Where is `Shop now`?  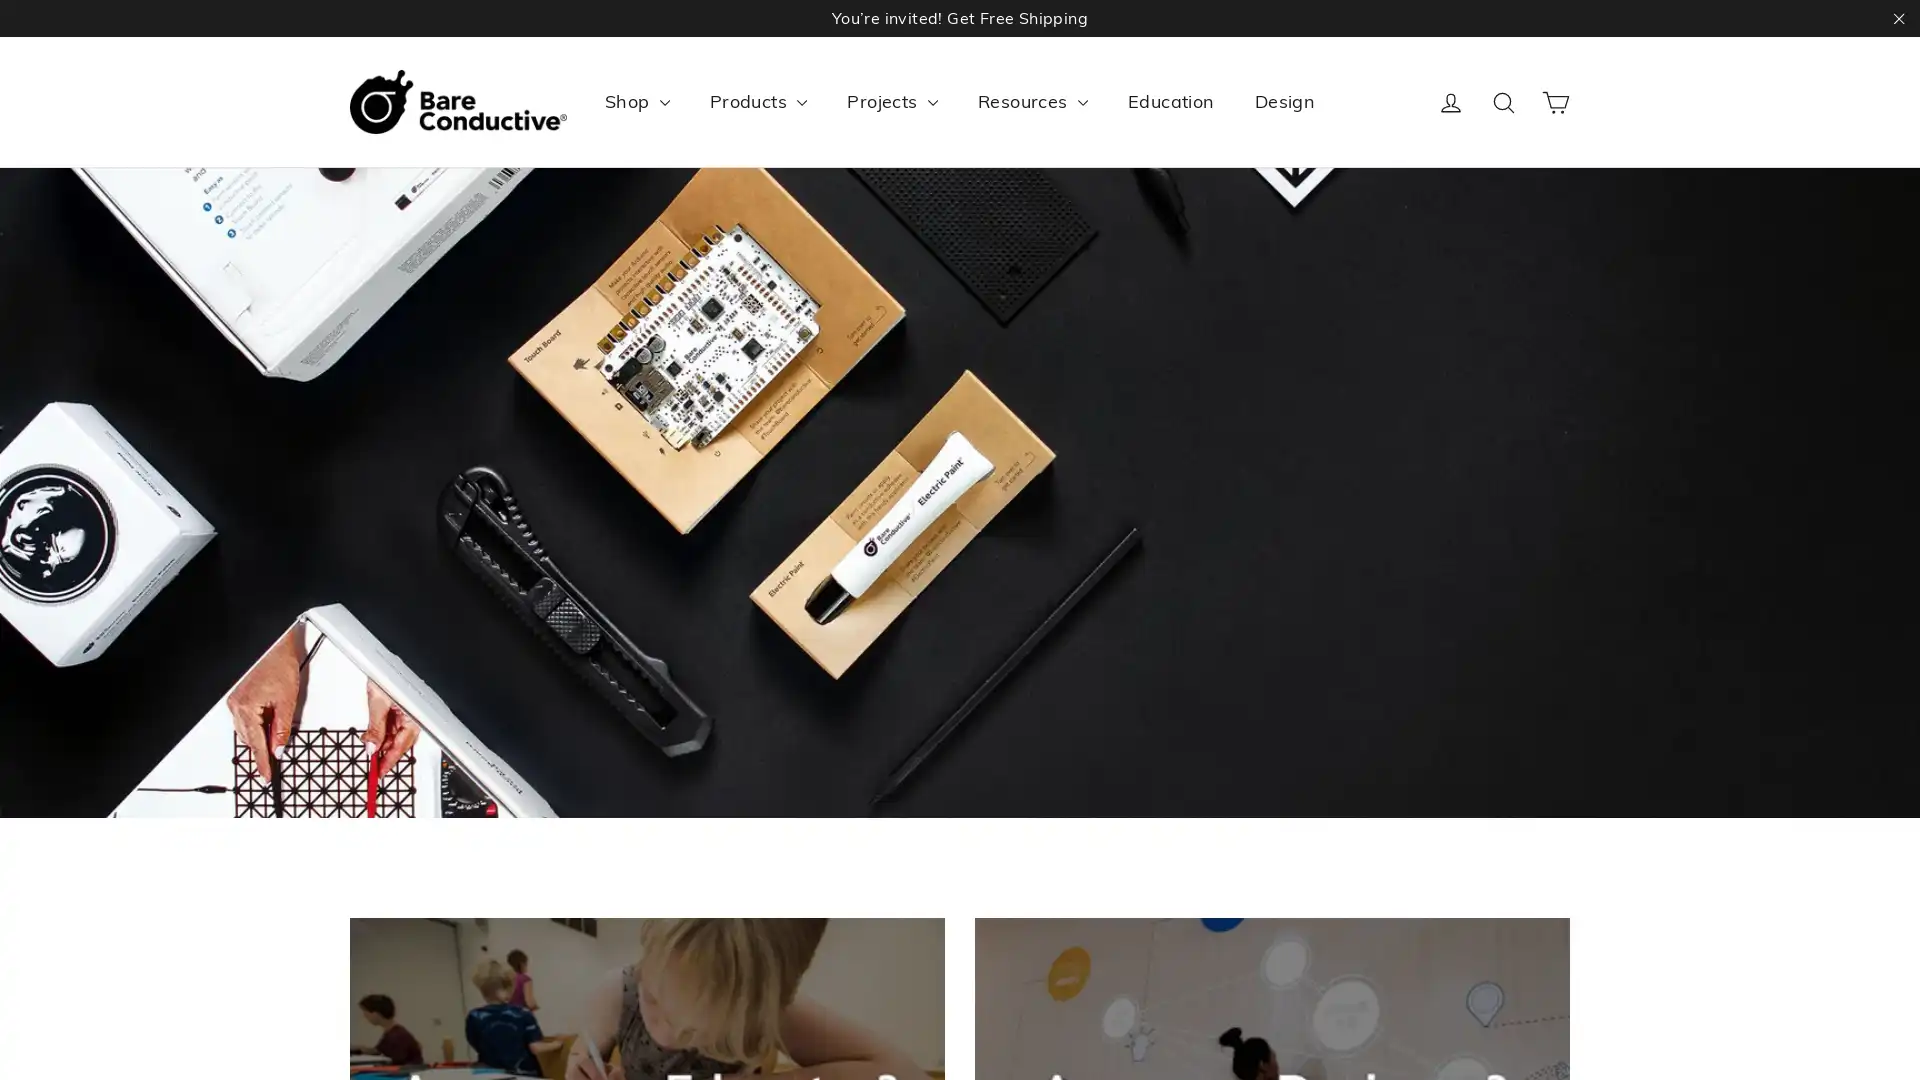
Shop now is located at coordinates (960, 640).